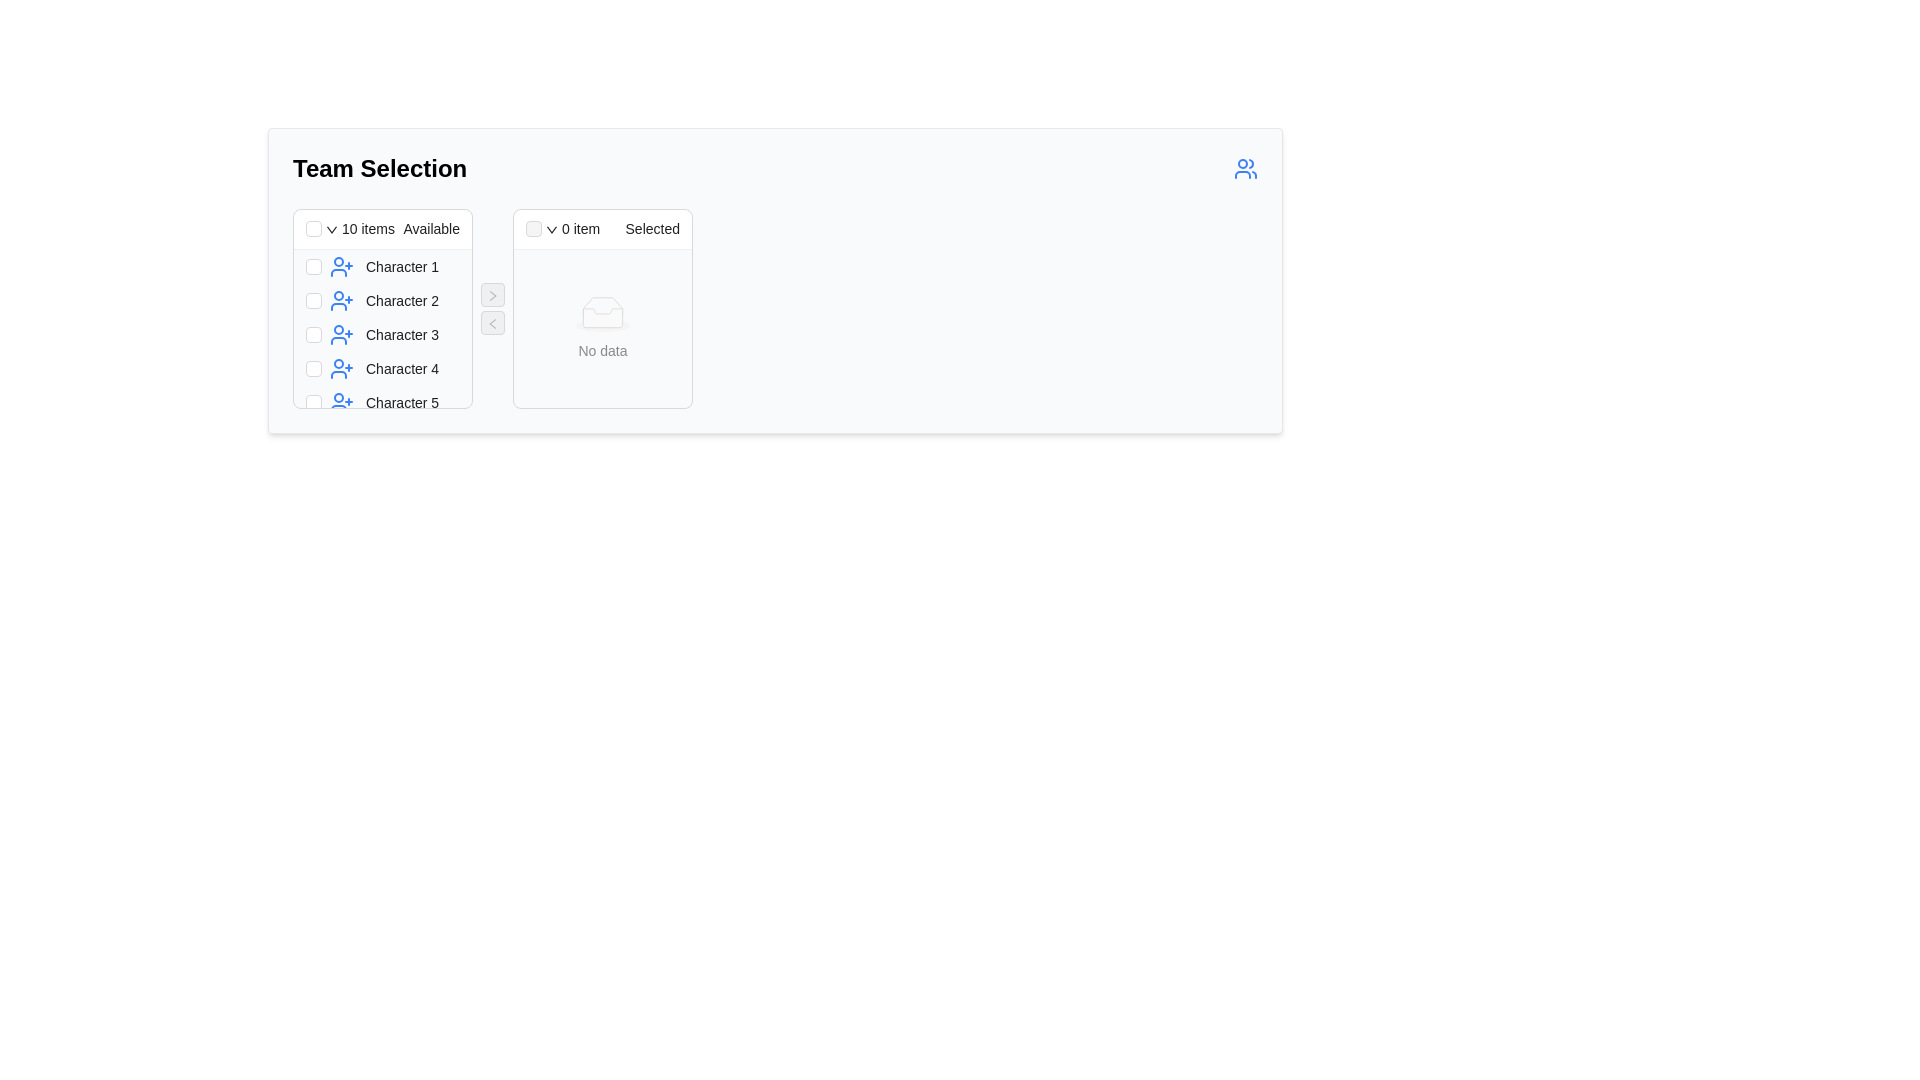 This screenshot has height=1080, width=1920. I want to click on the checkbox for 'Character 2' in the 'Team Selection' dialog, so click(312, 300).